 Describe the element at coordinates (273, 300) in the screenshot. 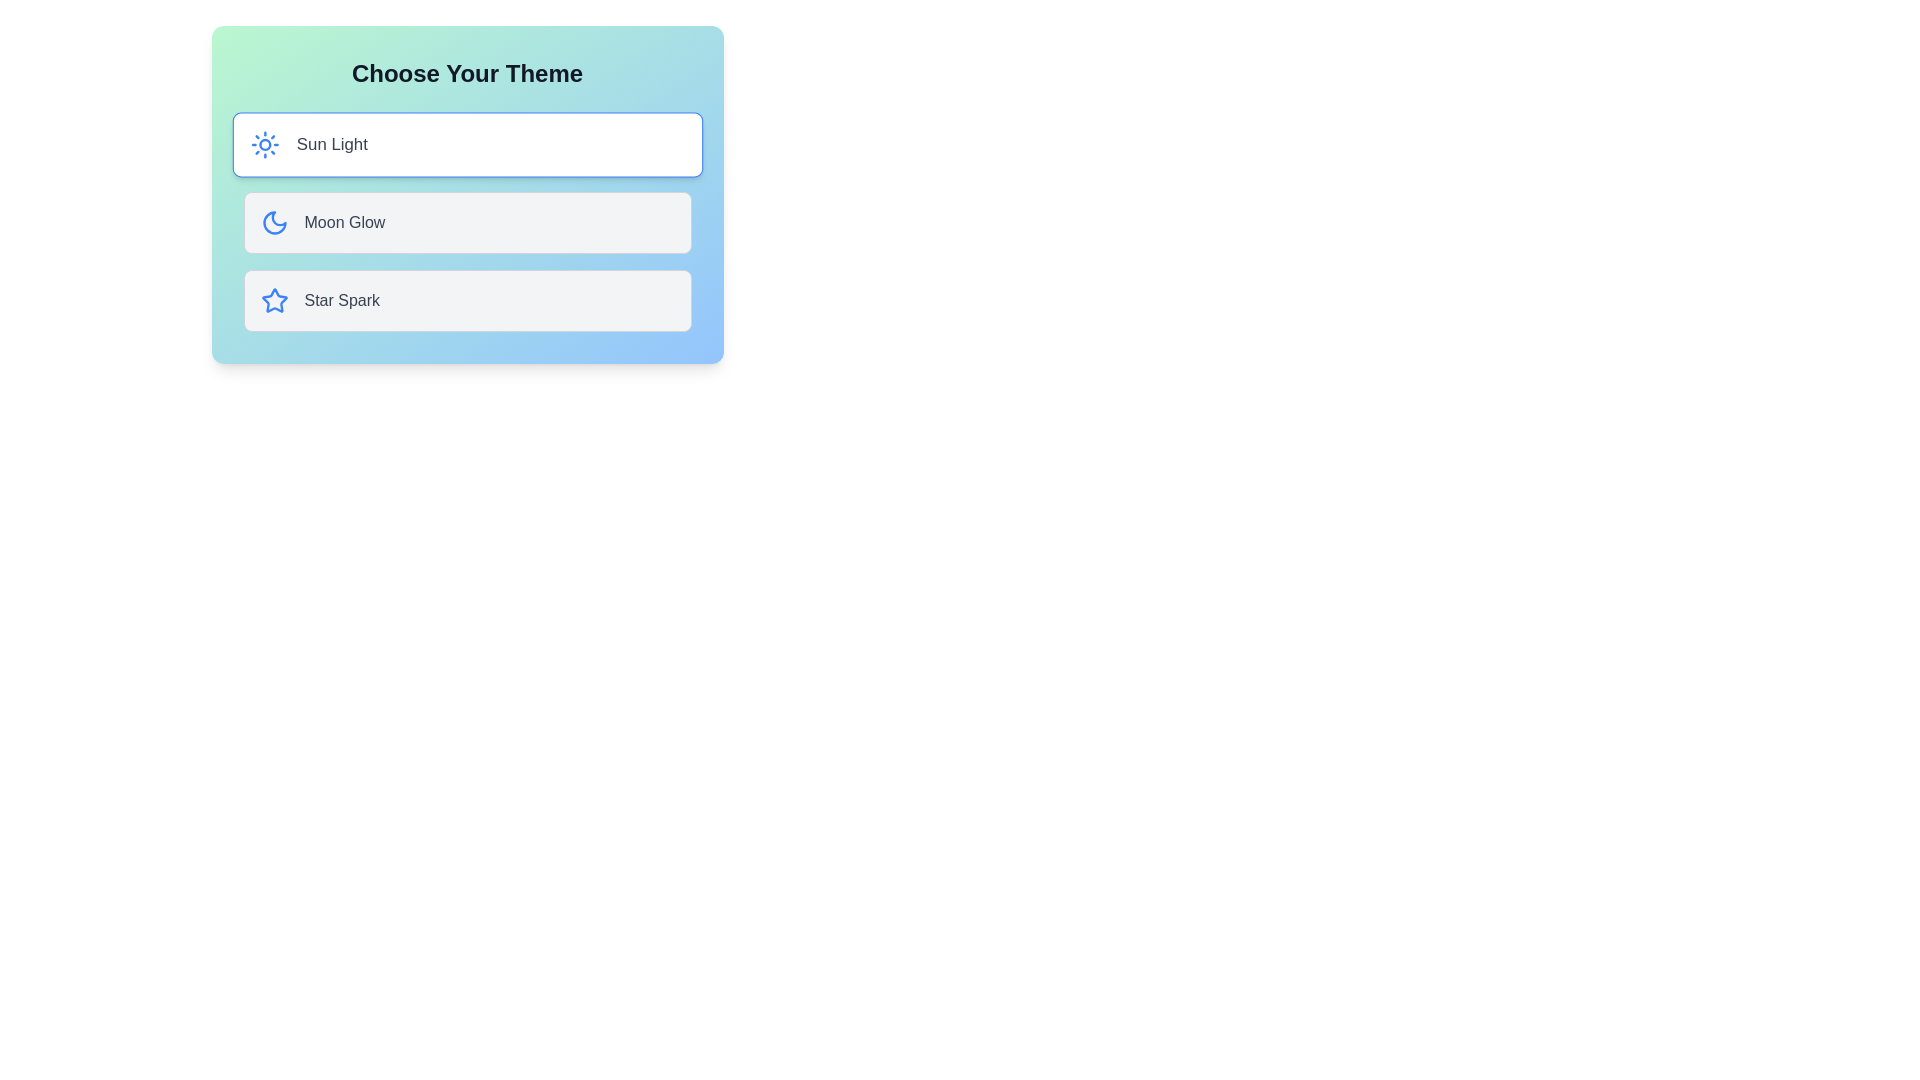

I see `the star icon with a blue outline and white fill located next to the 'Star Spark' text in the theme selection options` at that location.